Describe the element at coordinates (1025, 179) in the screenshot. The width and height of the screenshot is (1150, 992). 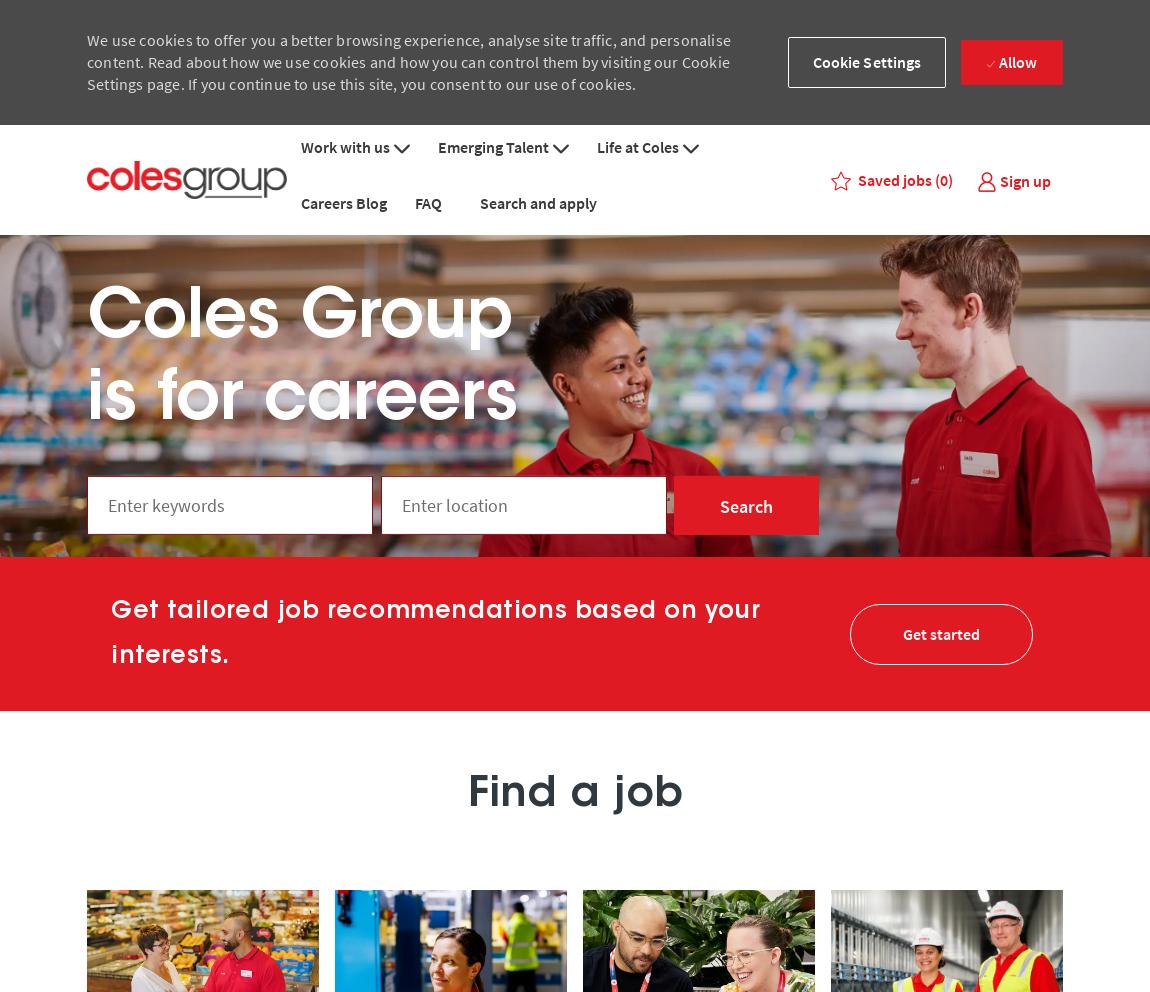
I see `'Sign up'` at that location.